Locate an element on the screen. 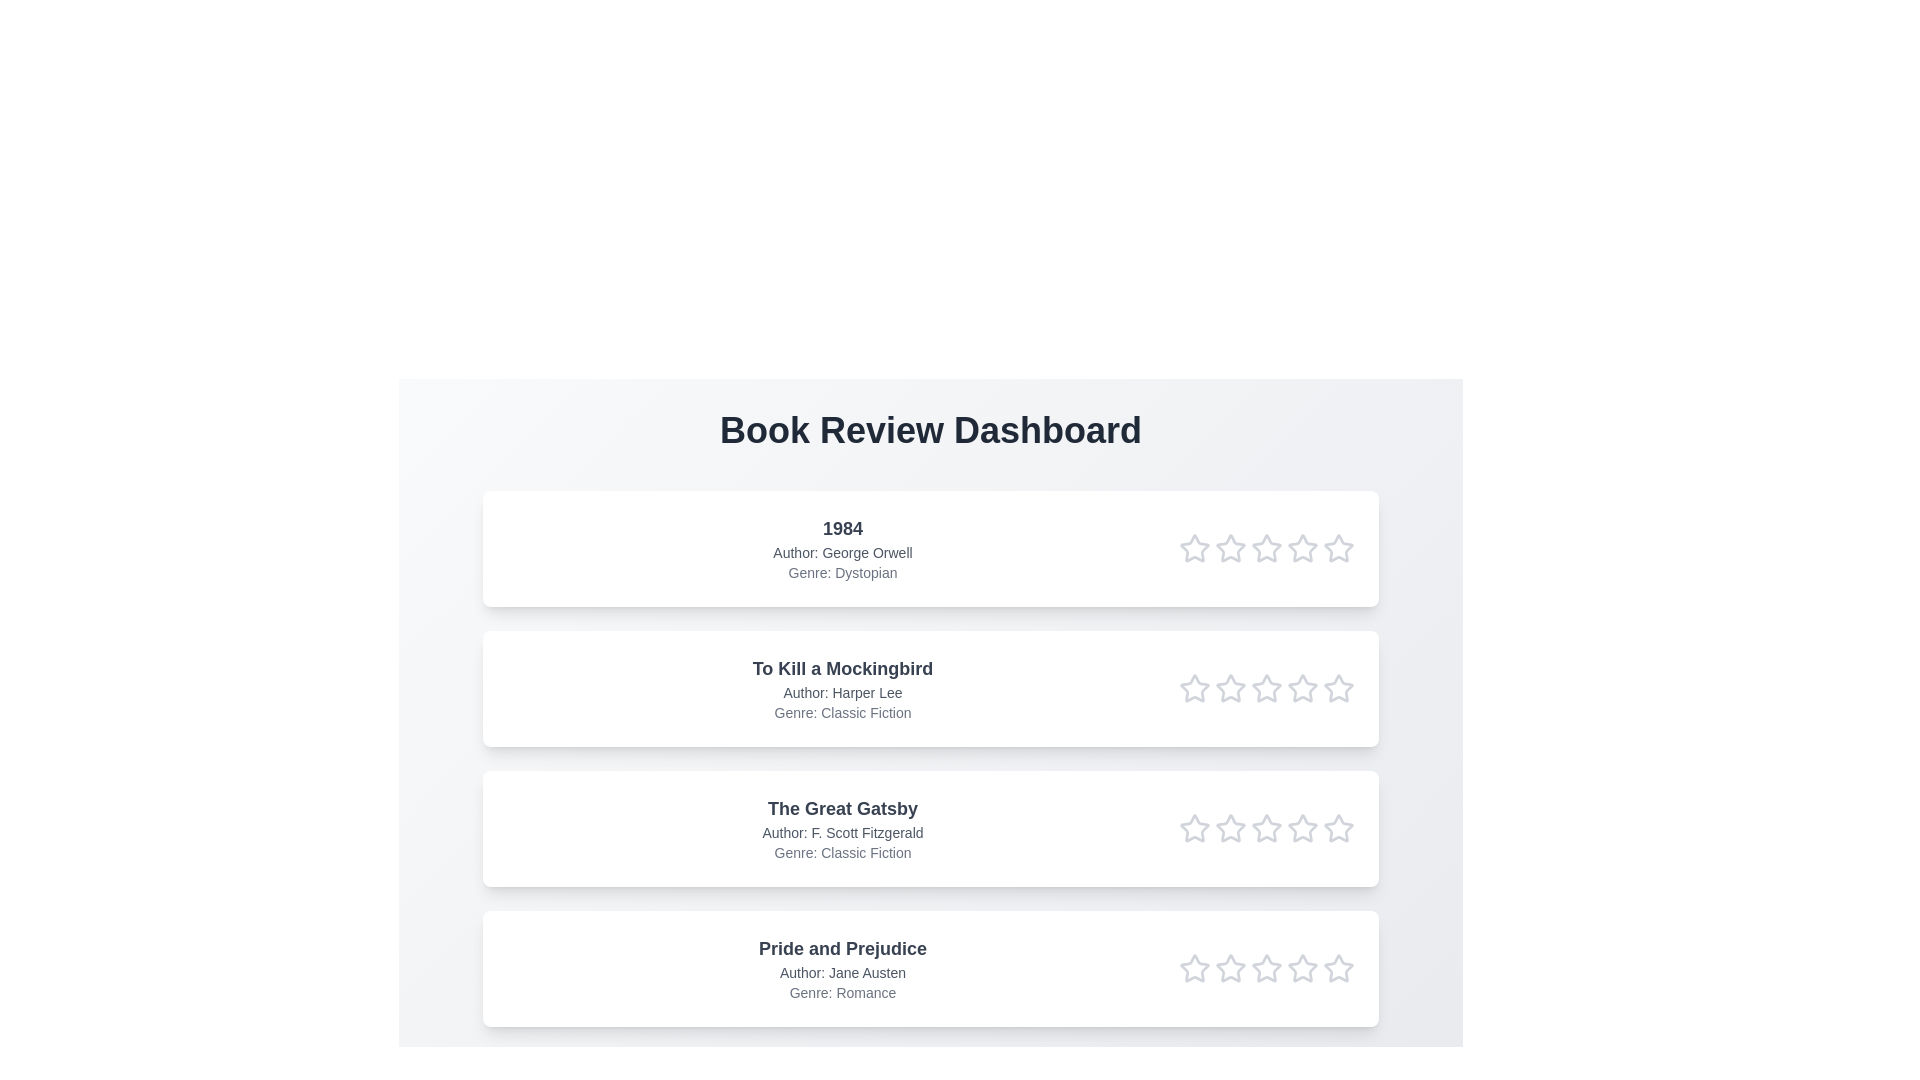 This screenshot has height=1080, width=1920. the rating of the book 'To Kill a Mockingbird' to 2 stars by clicking on the respective star is located at coordinates (1229, 688).